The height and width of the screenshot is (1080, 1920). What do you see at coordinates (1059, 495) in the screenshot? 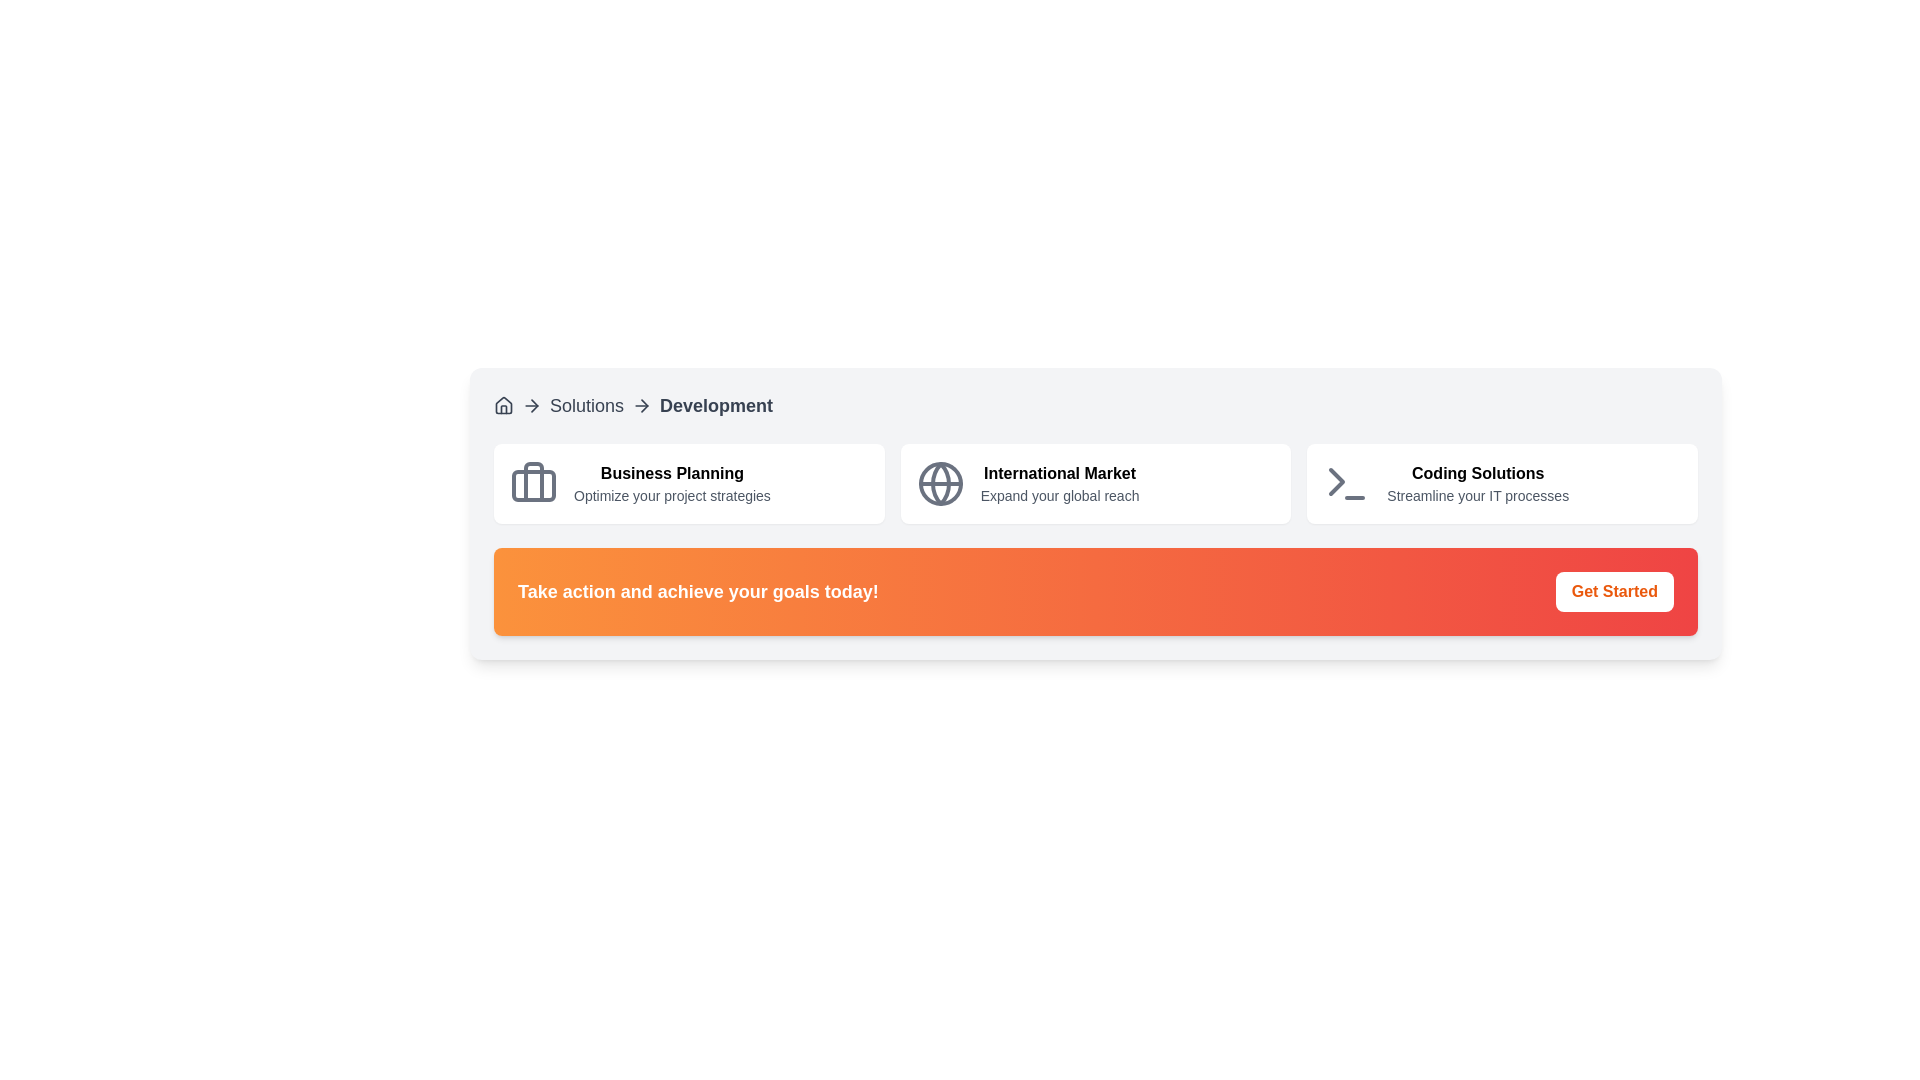
I see `the static text that serves as a descriptive subtitle for the main title 'International Market', which is positioned in the second slot of a horizontally arranged set of three cards` at bounding box center [1059, 495].